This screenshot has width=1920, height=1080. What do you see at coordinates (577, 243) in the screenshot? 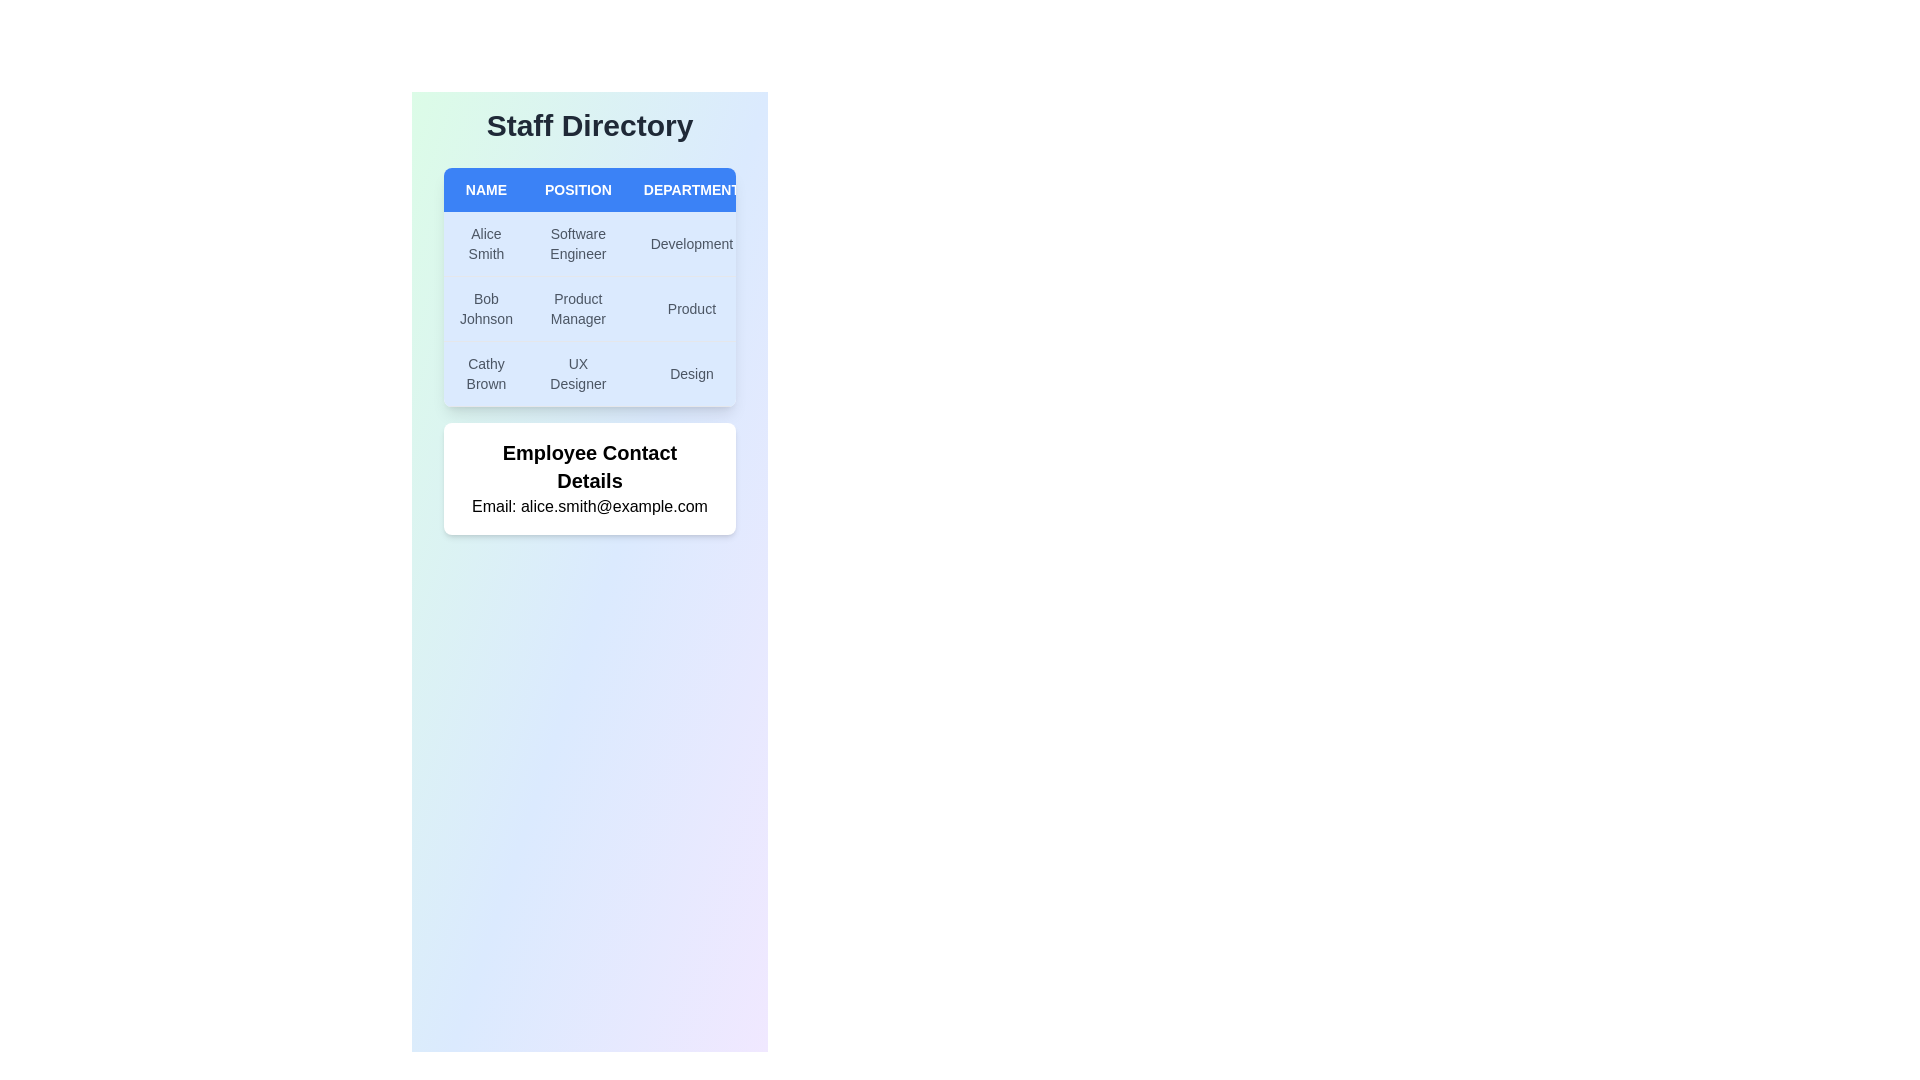
I see `the static text label displaying 'Software Engineer', which is located under the 'Position' heading in the middle column of the table` at bounding box center [577, 243].